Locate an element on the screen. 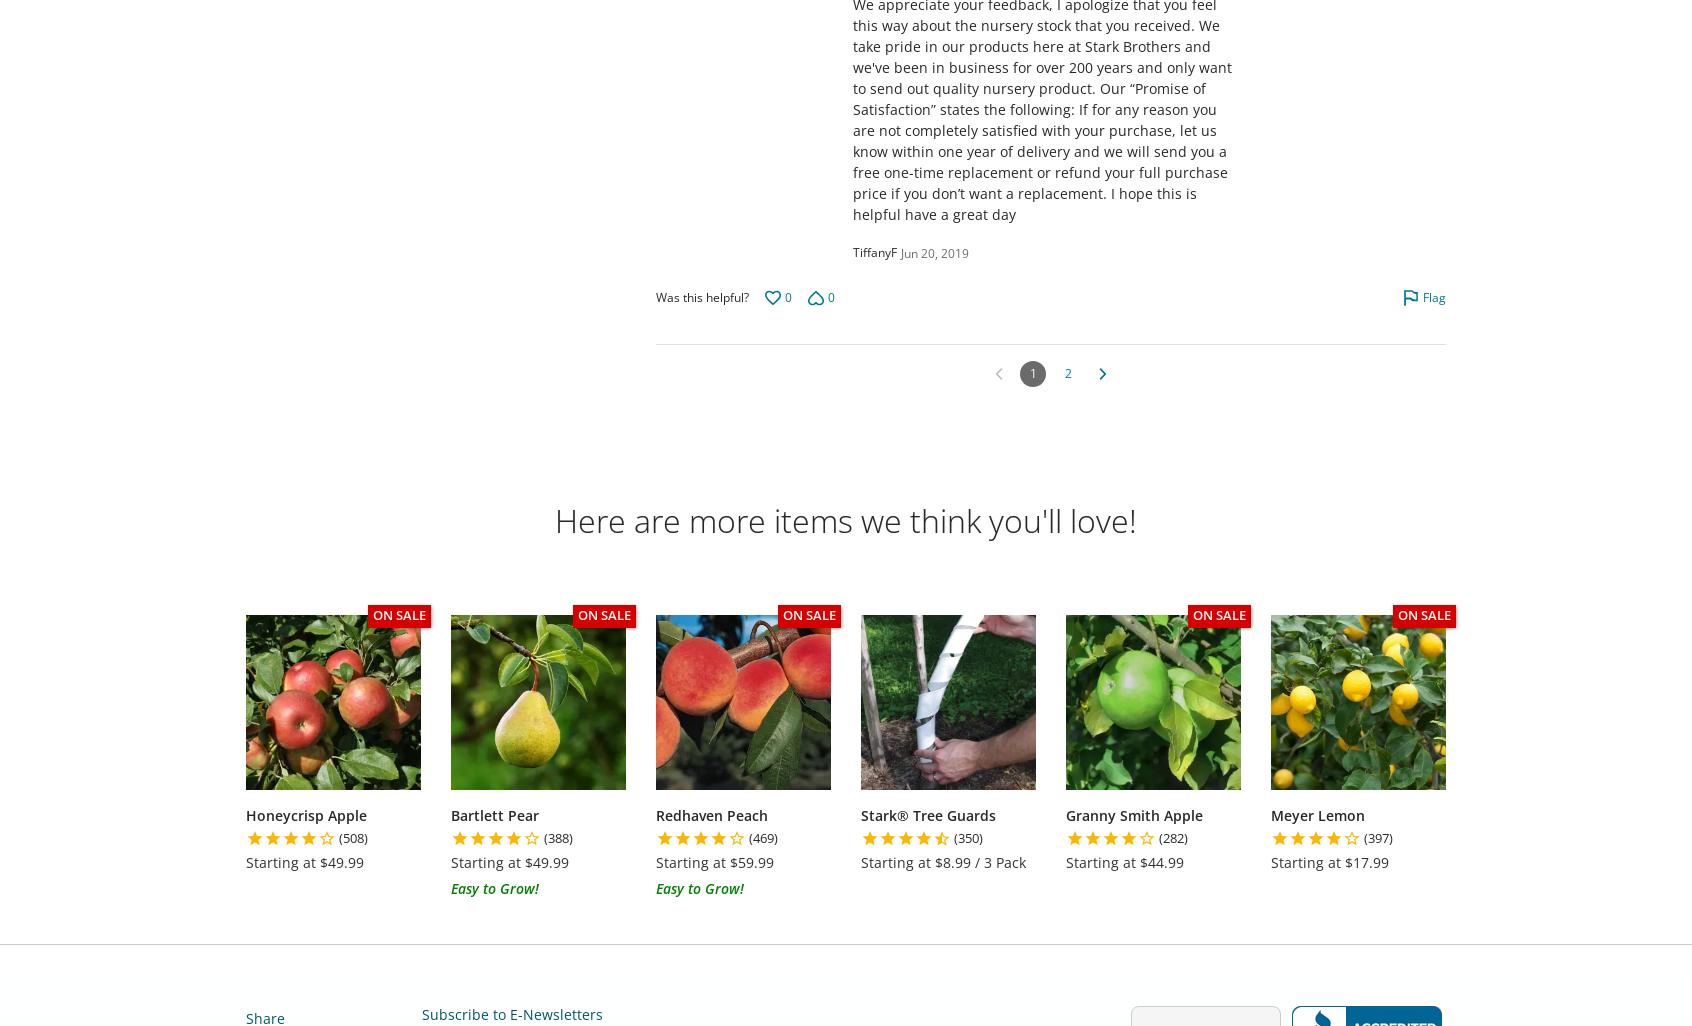  '1' is located at coordinates (1031, 372).